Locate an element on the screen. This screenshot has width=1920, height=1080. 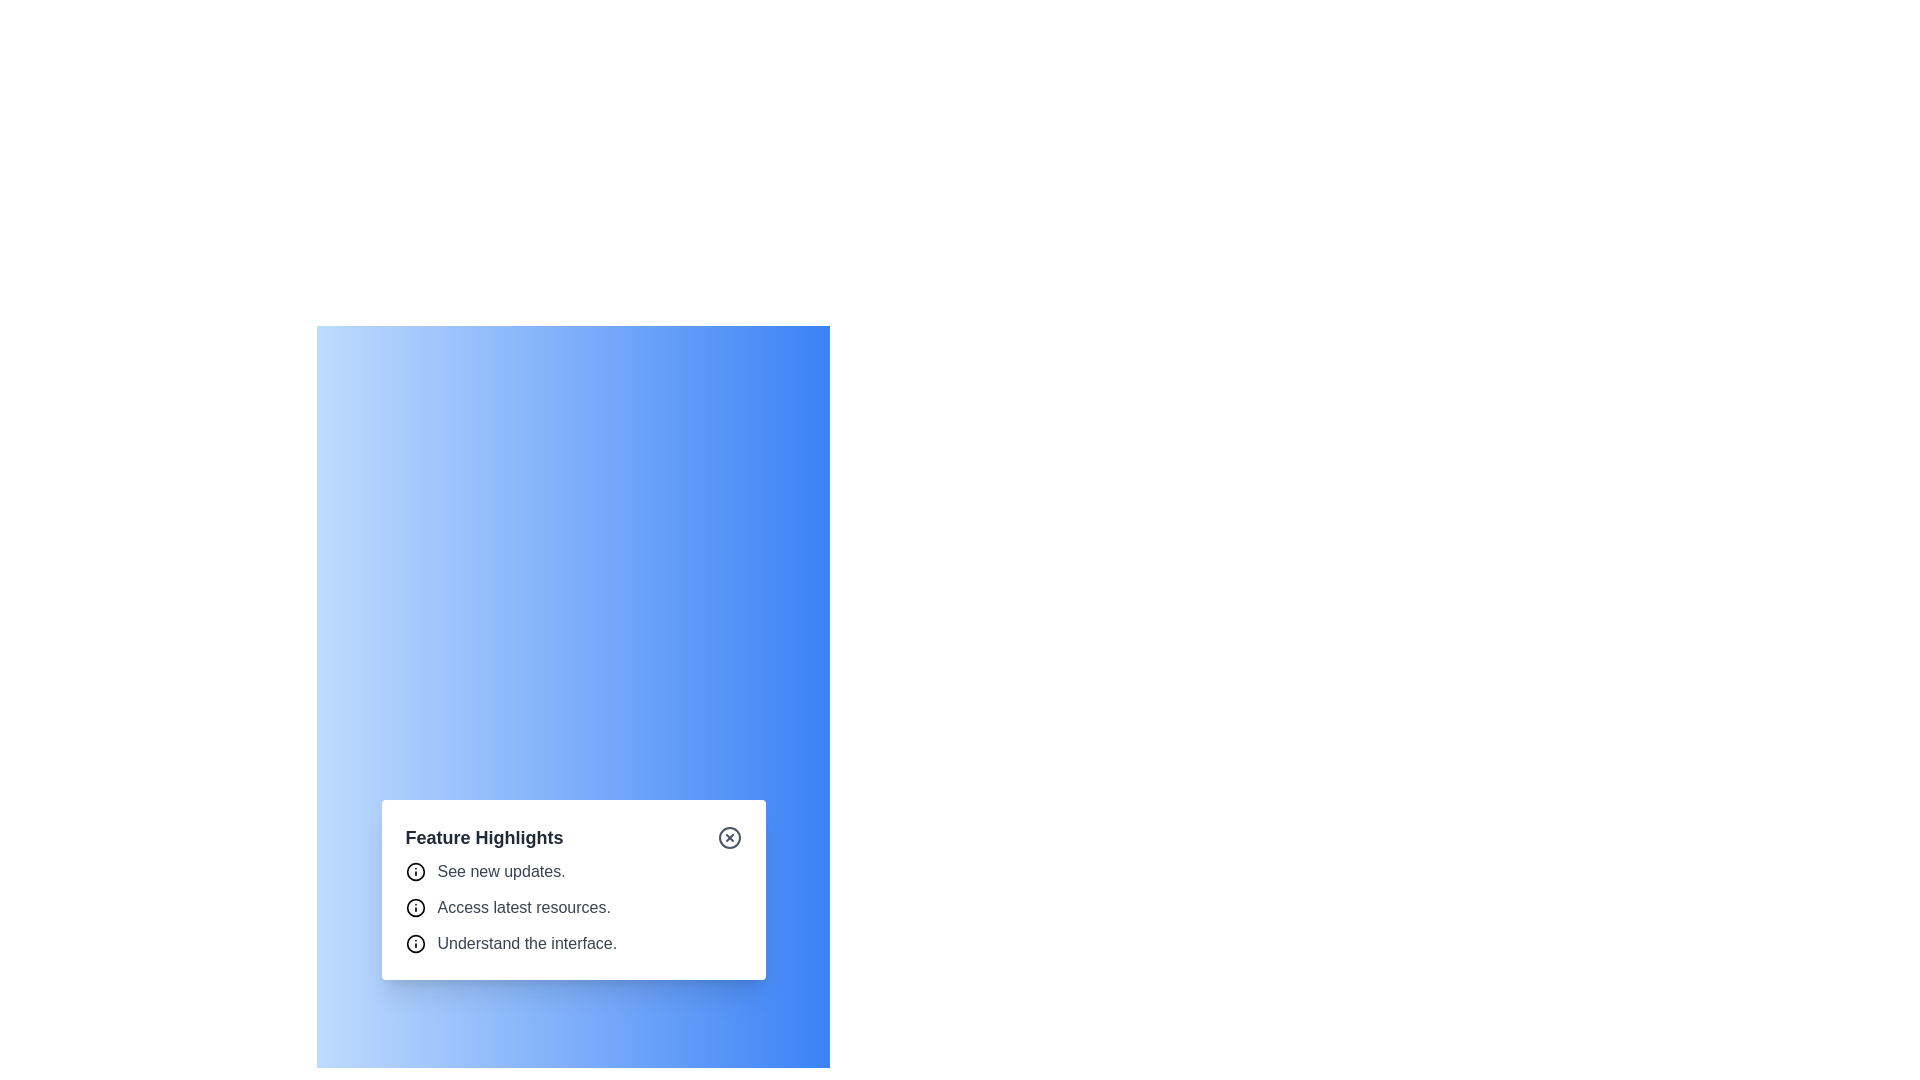
the informational text label that provides updates, located in the 'Feature Highlights' panel, second in line among similar text elements is located at coordinates (501, 870).